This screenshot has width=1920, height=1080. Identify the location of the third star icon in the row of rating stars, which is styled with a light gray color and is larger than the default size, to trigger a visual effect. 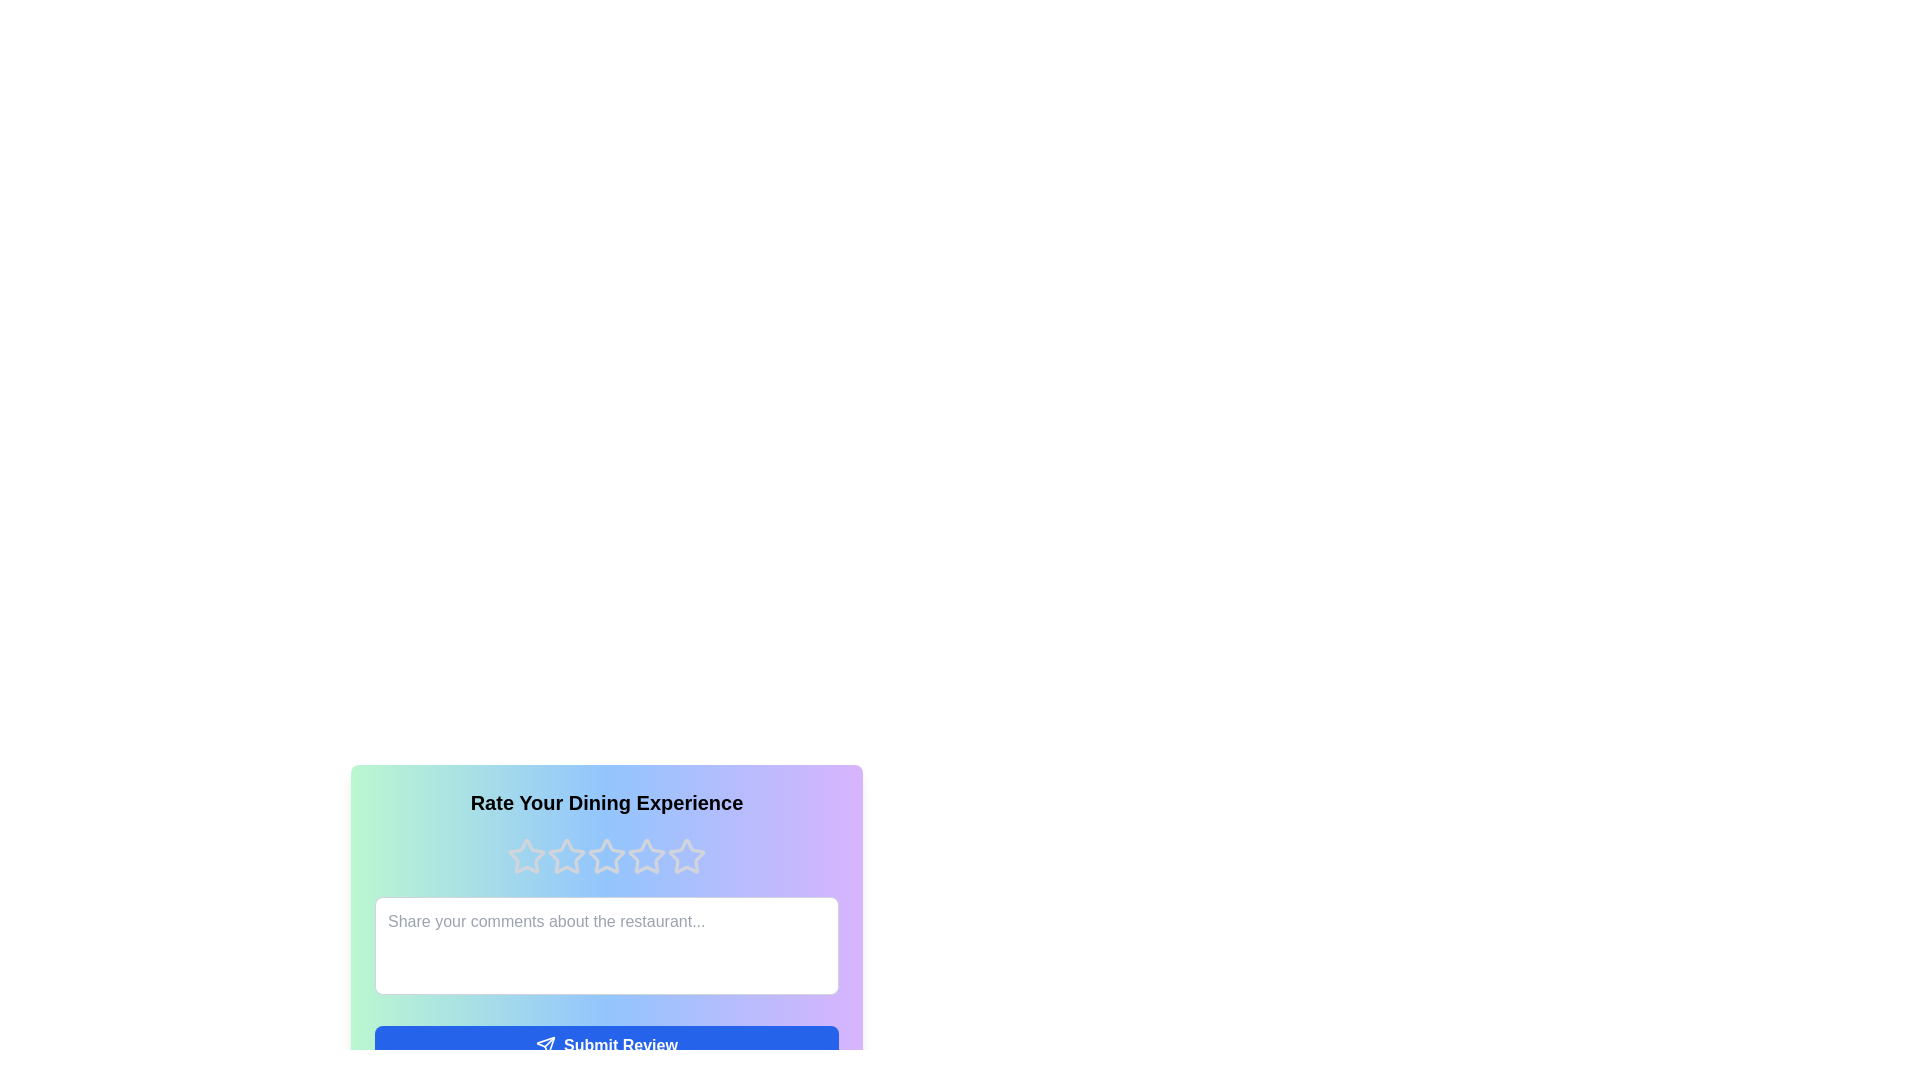
(647, 855).